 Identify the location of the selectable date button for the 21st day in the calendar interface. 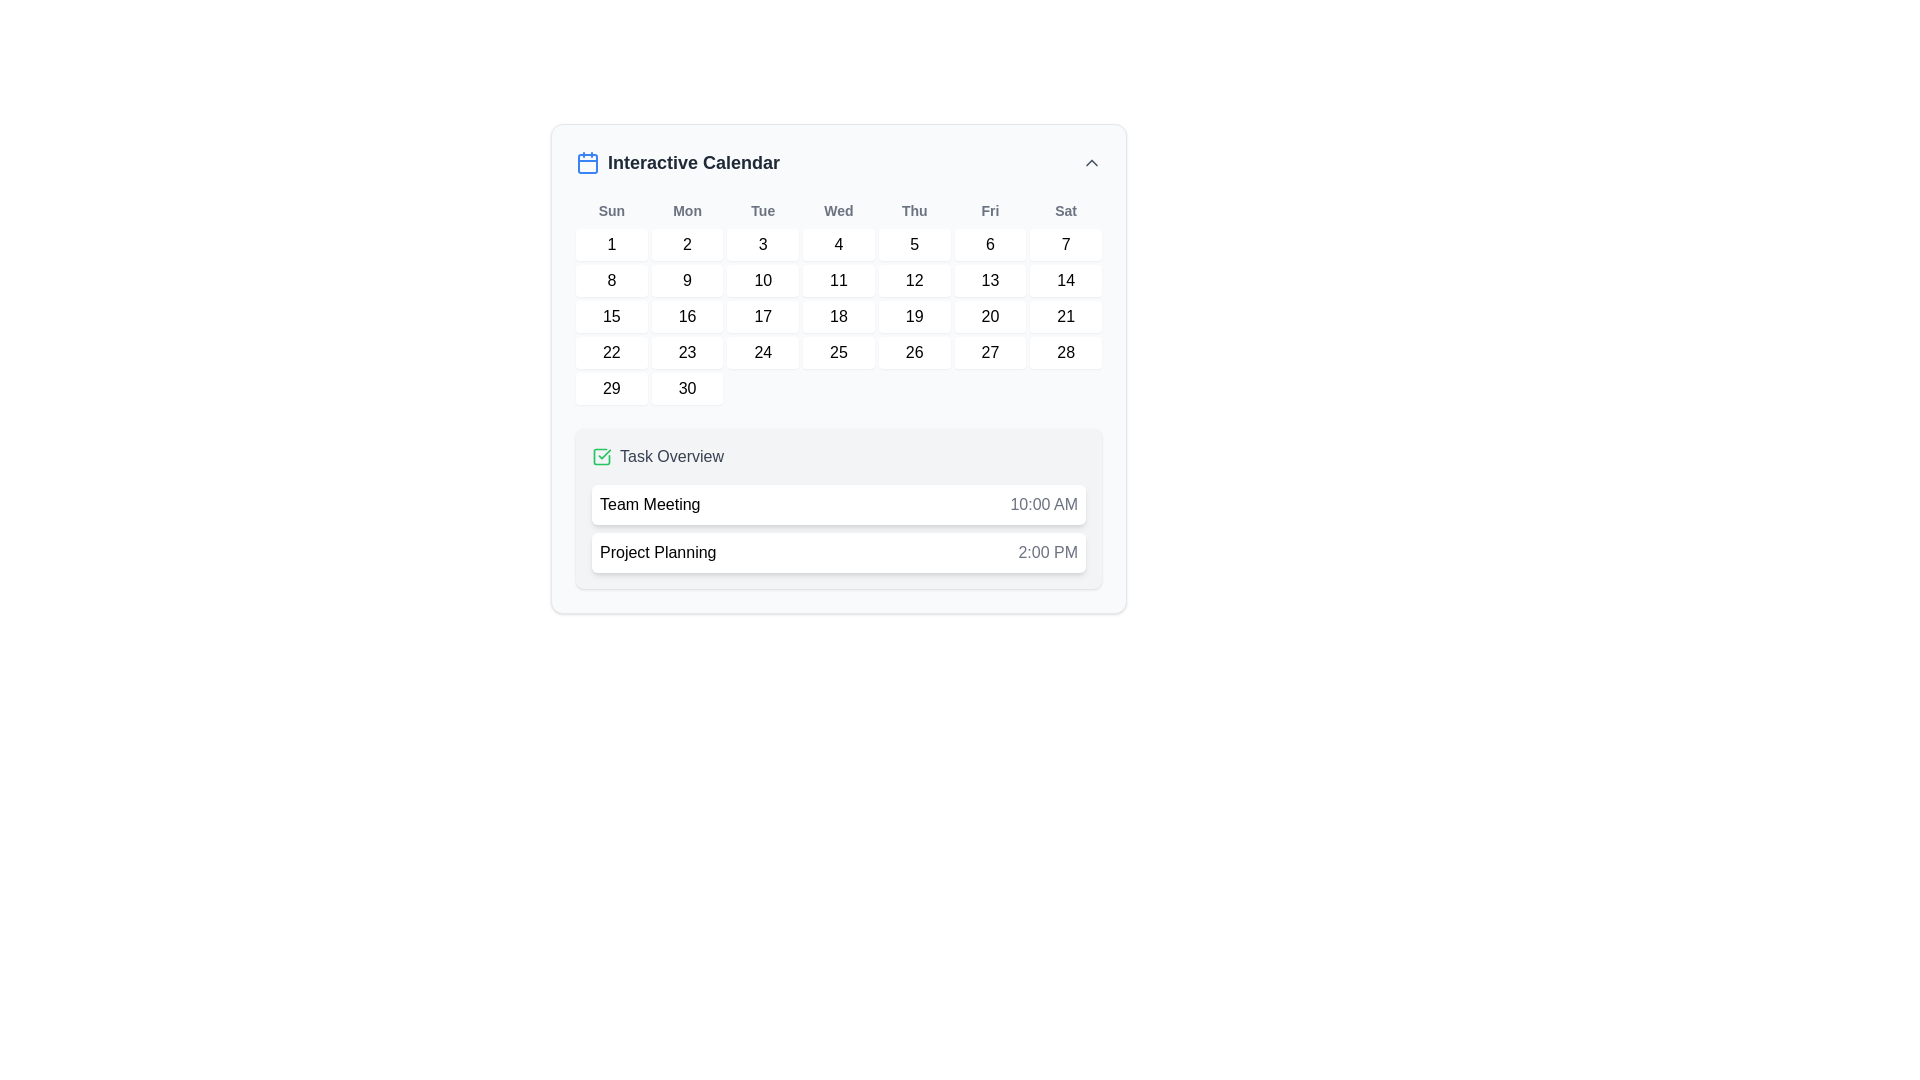
(1065, 315).